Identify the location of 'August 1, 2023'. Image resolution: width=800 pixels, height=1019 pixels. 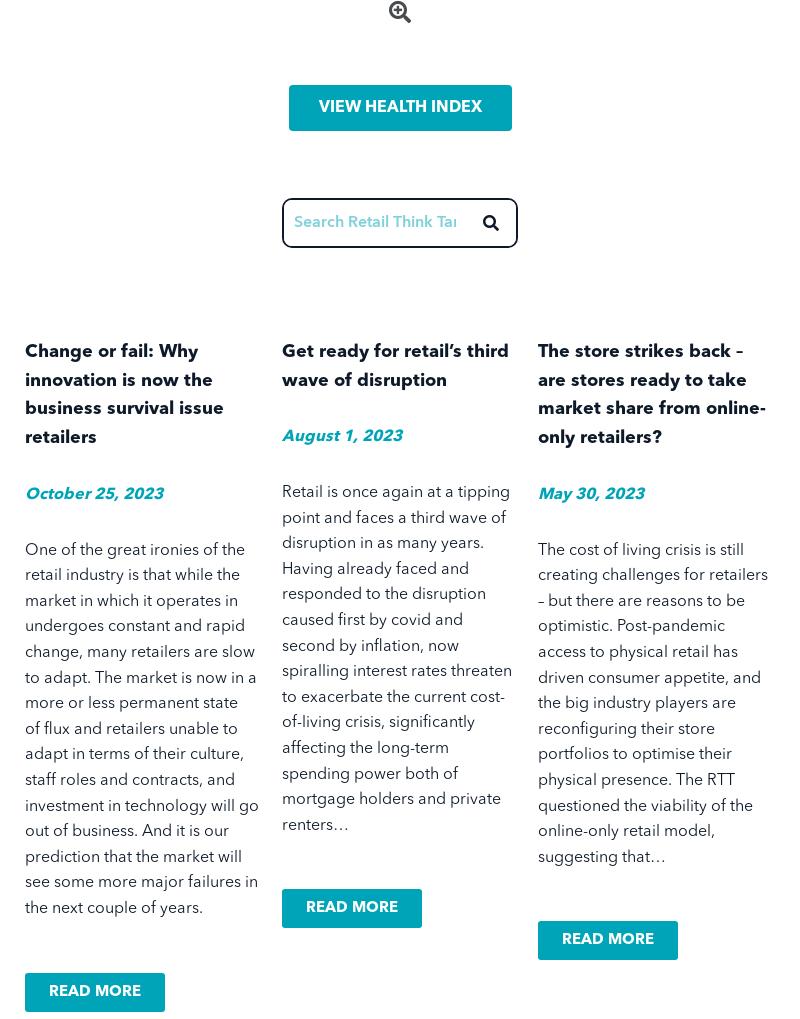
(341, 437).